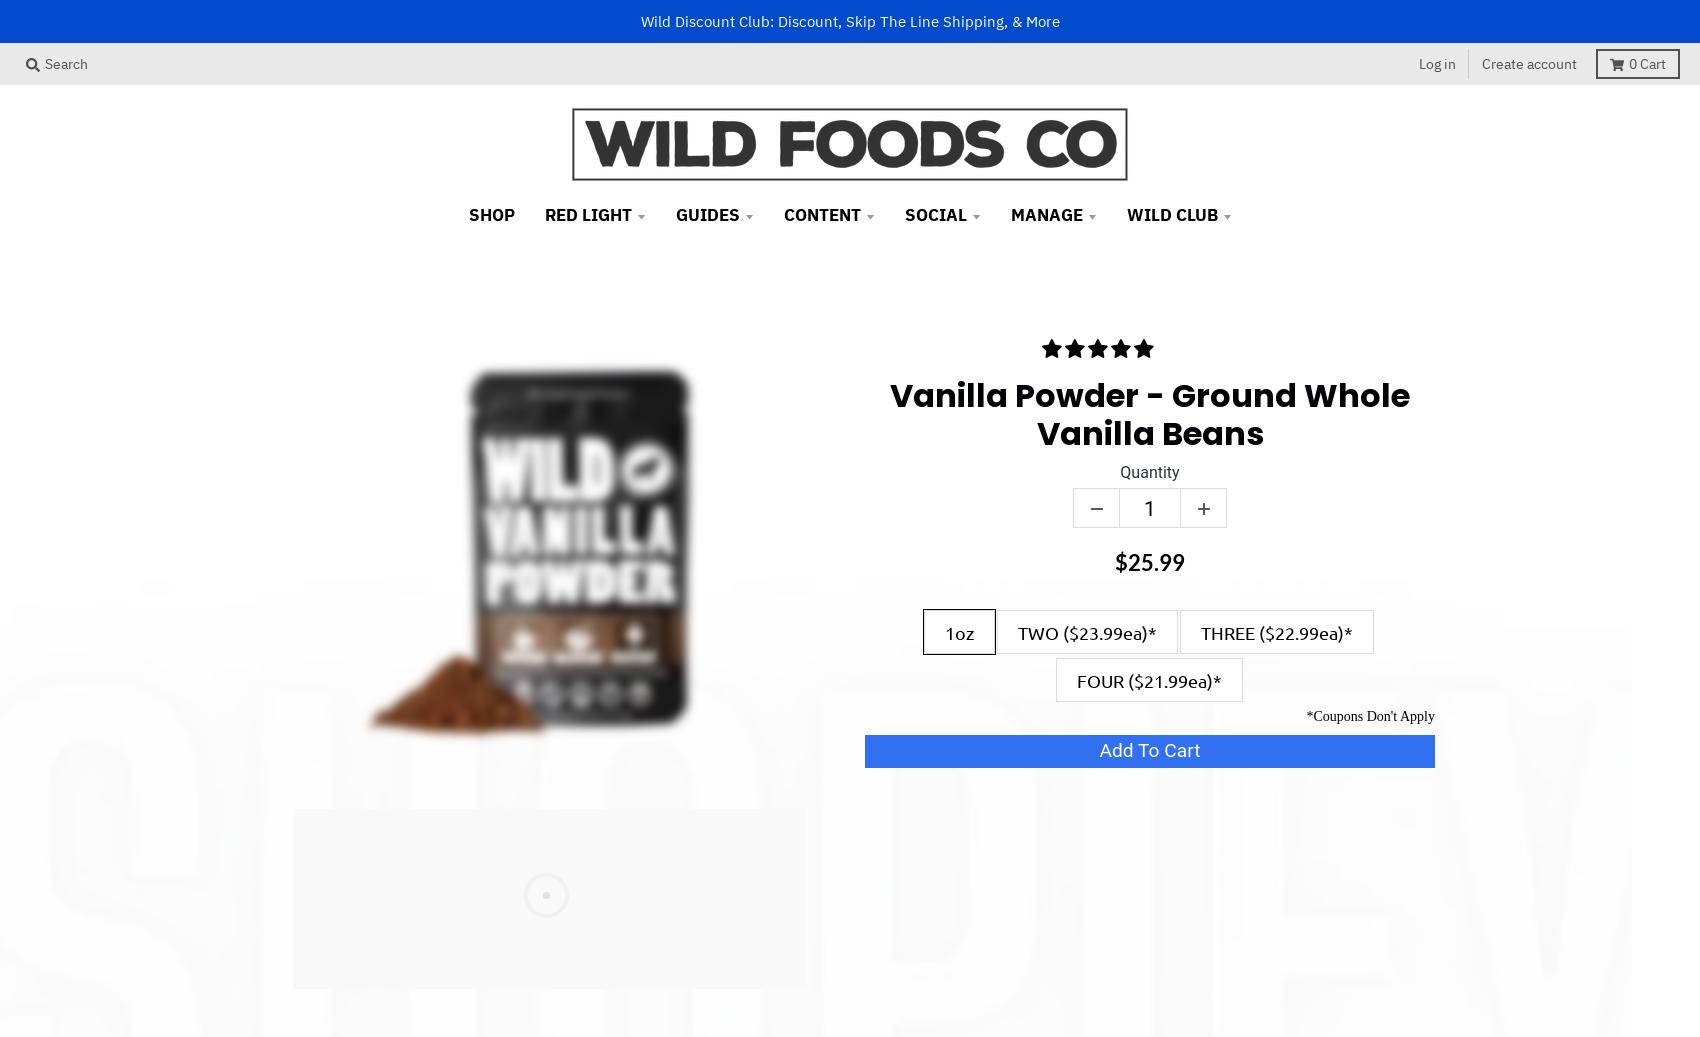 Image resolution: width=1700 pixels, height=1037 pixels. Describe the element at coordinates (1150, 562) in the screenshot. I see `'$25.99'` at that location.